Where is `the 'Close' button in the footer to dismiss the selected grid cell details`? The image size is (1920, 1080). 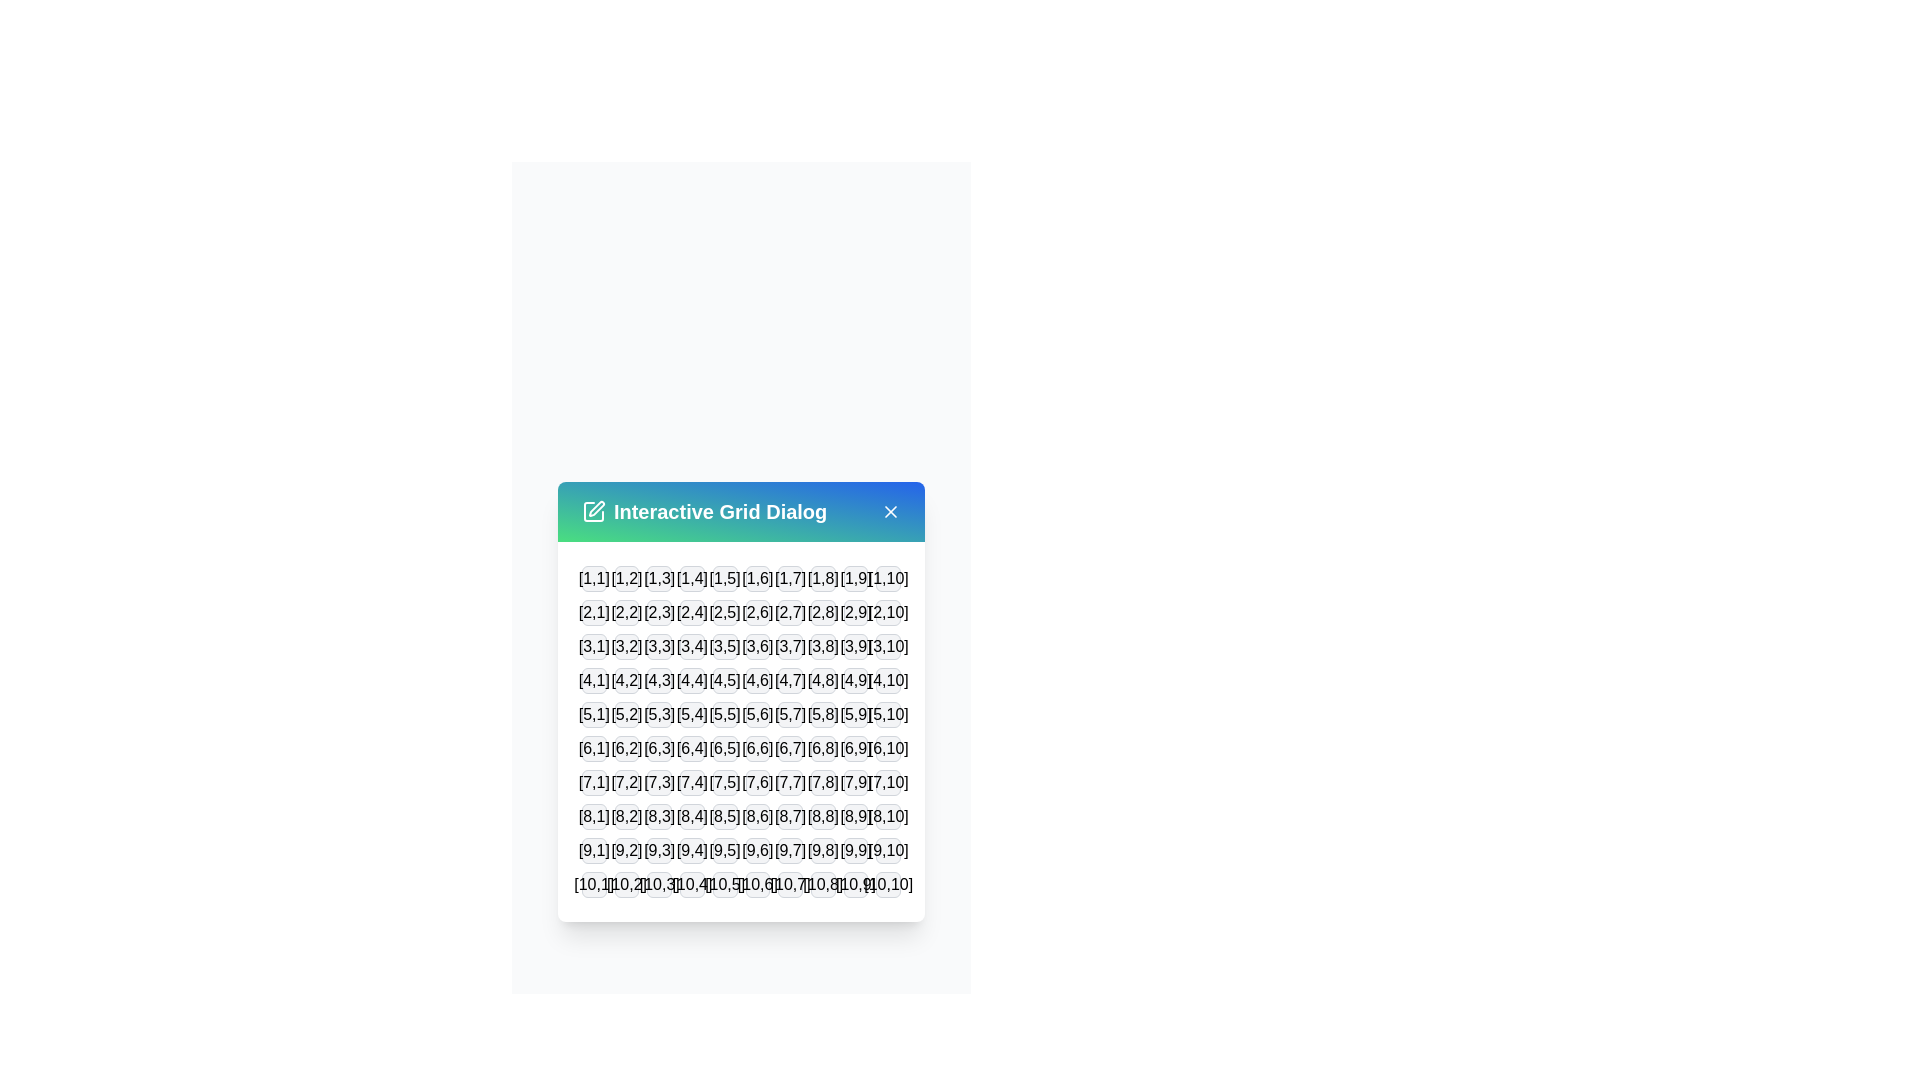 the 'Close' button in the footer to dismiss the selected grid cell details is located at coordinates (740, 948).